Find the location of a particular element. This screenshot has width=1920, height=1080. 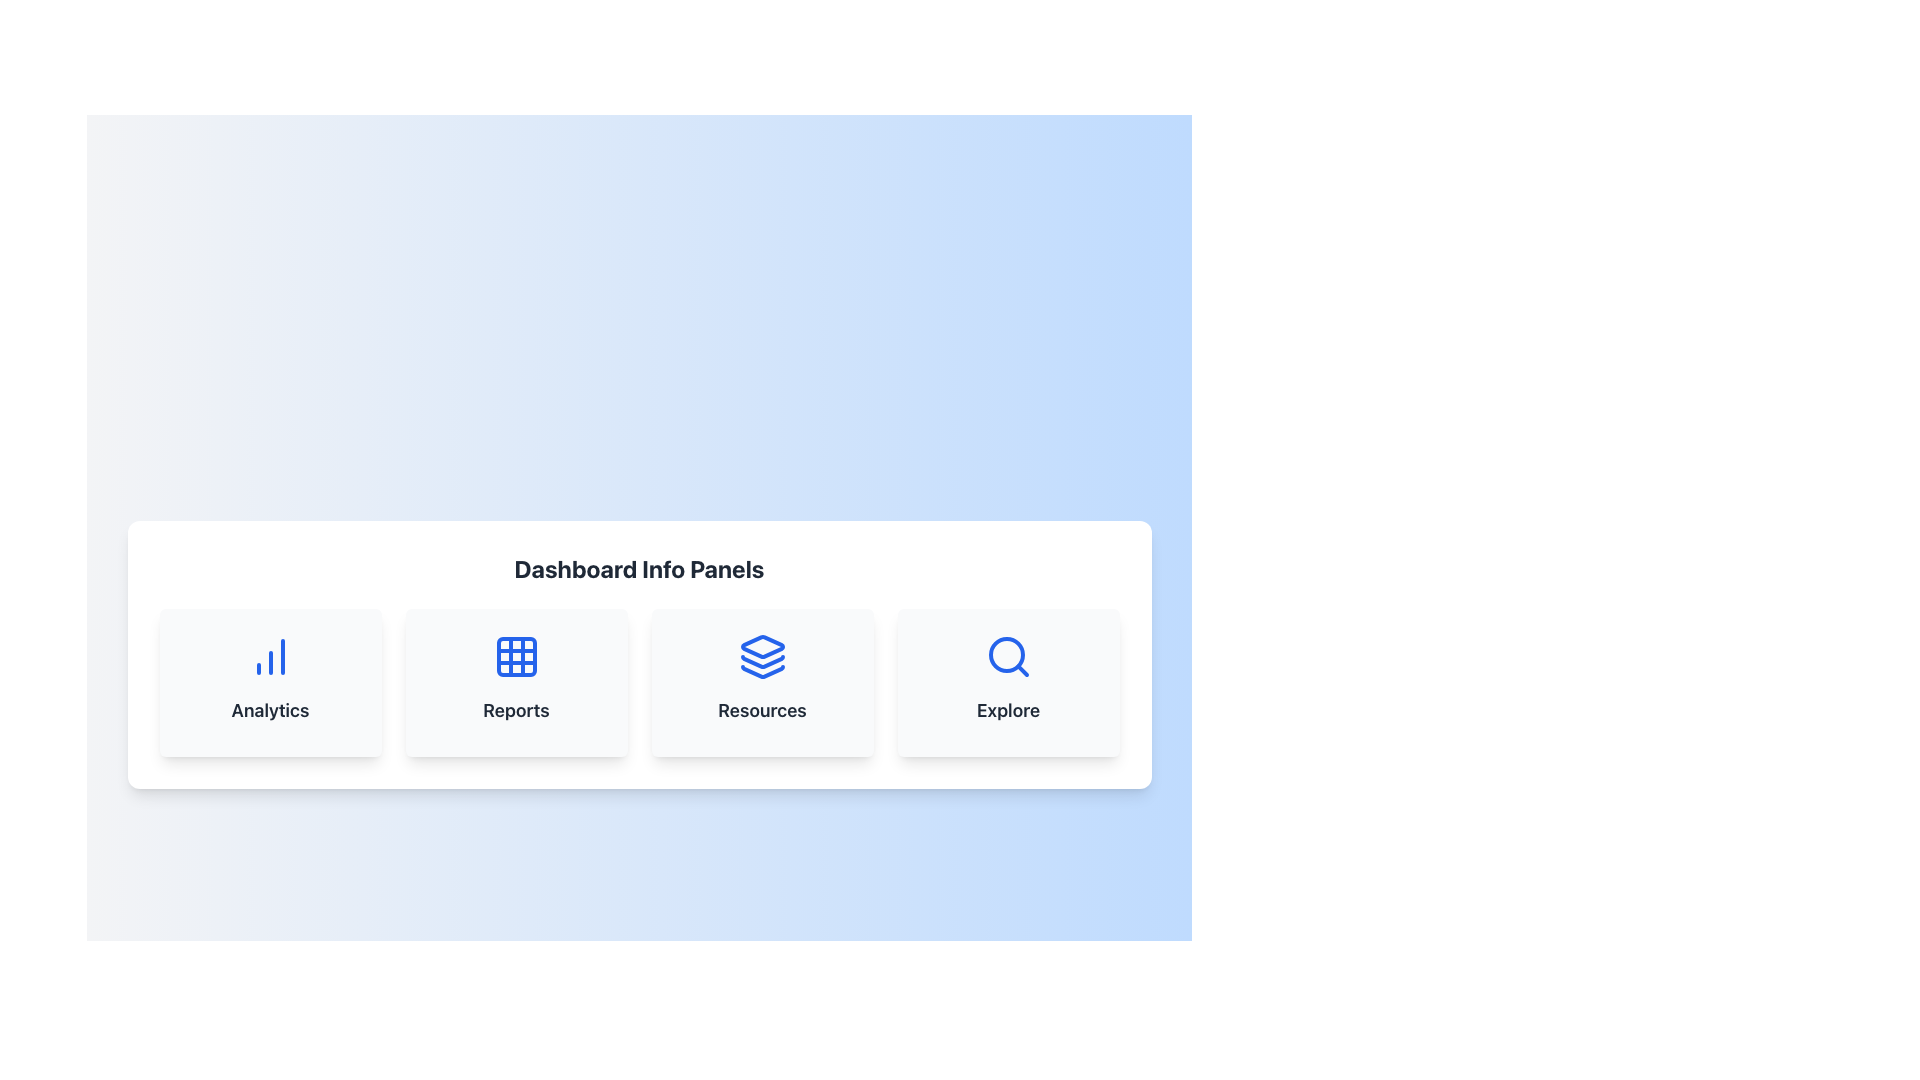

the fourth and rightmost card in the horizontal row is located at coordinates (1008, 681).